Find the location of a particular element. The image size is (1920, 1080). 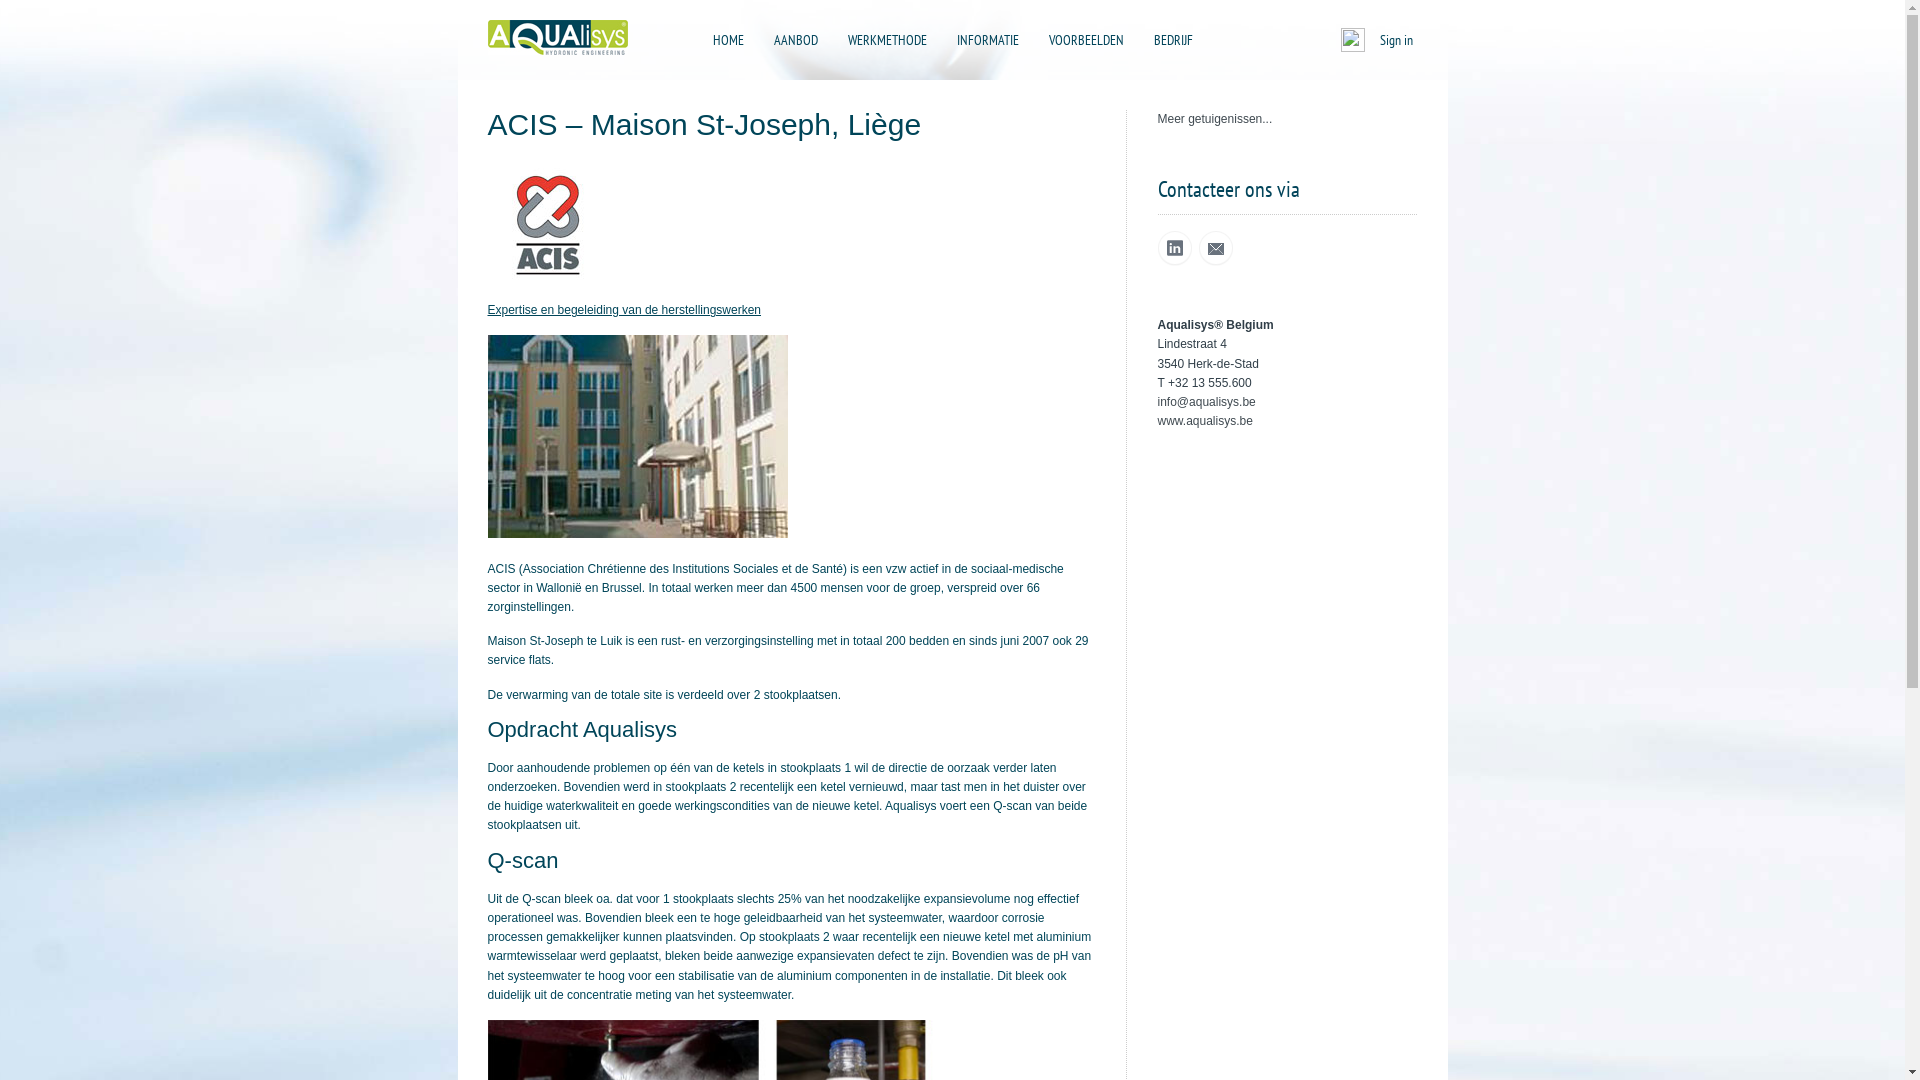

'Sign in' is located at coordinates (1395, 39).